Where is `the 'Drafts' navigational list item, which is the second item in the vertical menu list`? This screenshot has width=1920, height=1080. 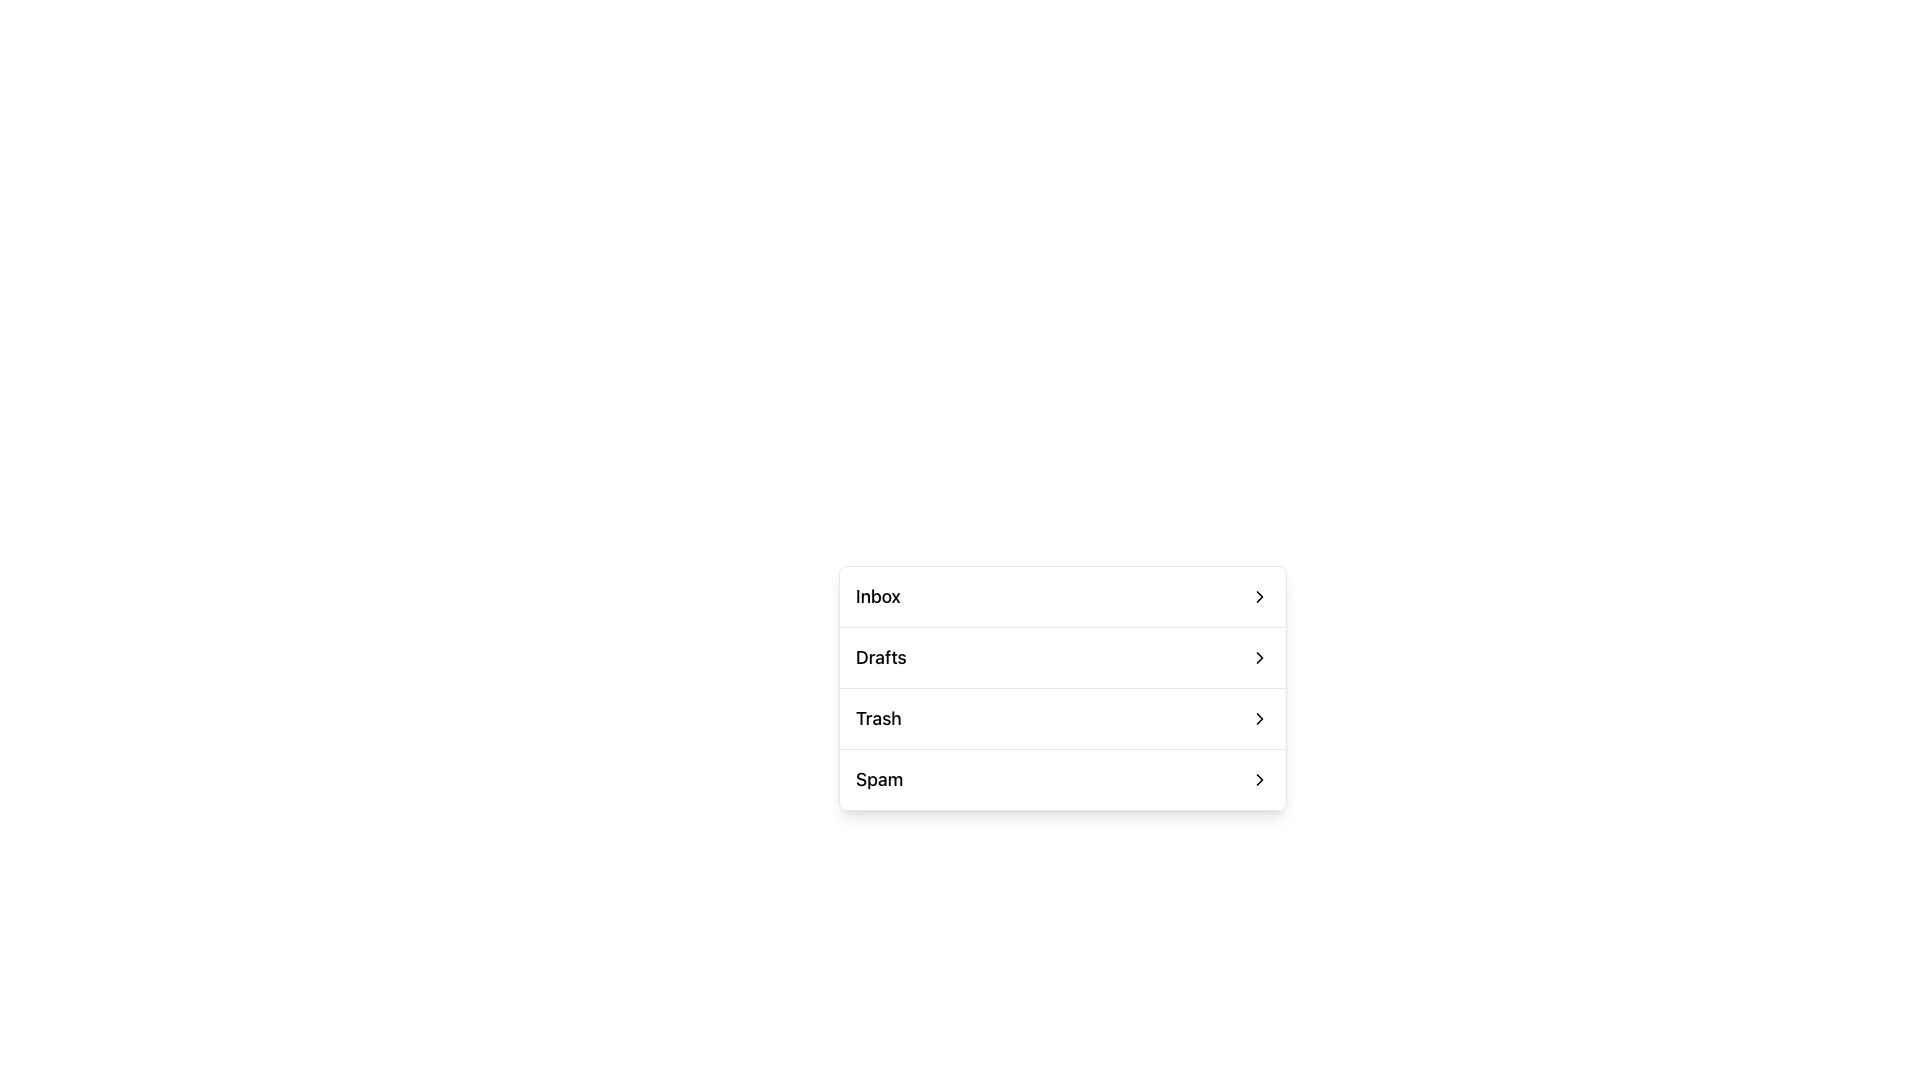
the 'Drafts' navigational list item, which is the second item in the vertical menu list is located at coordinates (1061, 658).